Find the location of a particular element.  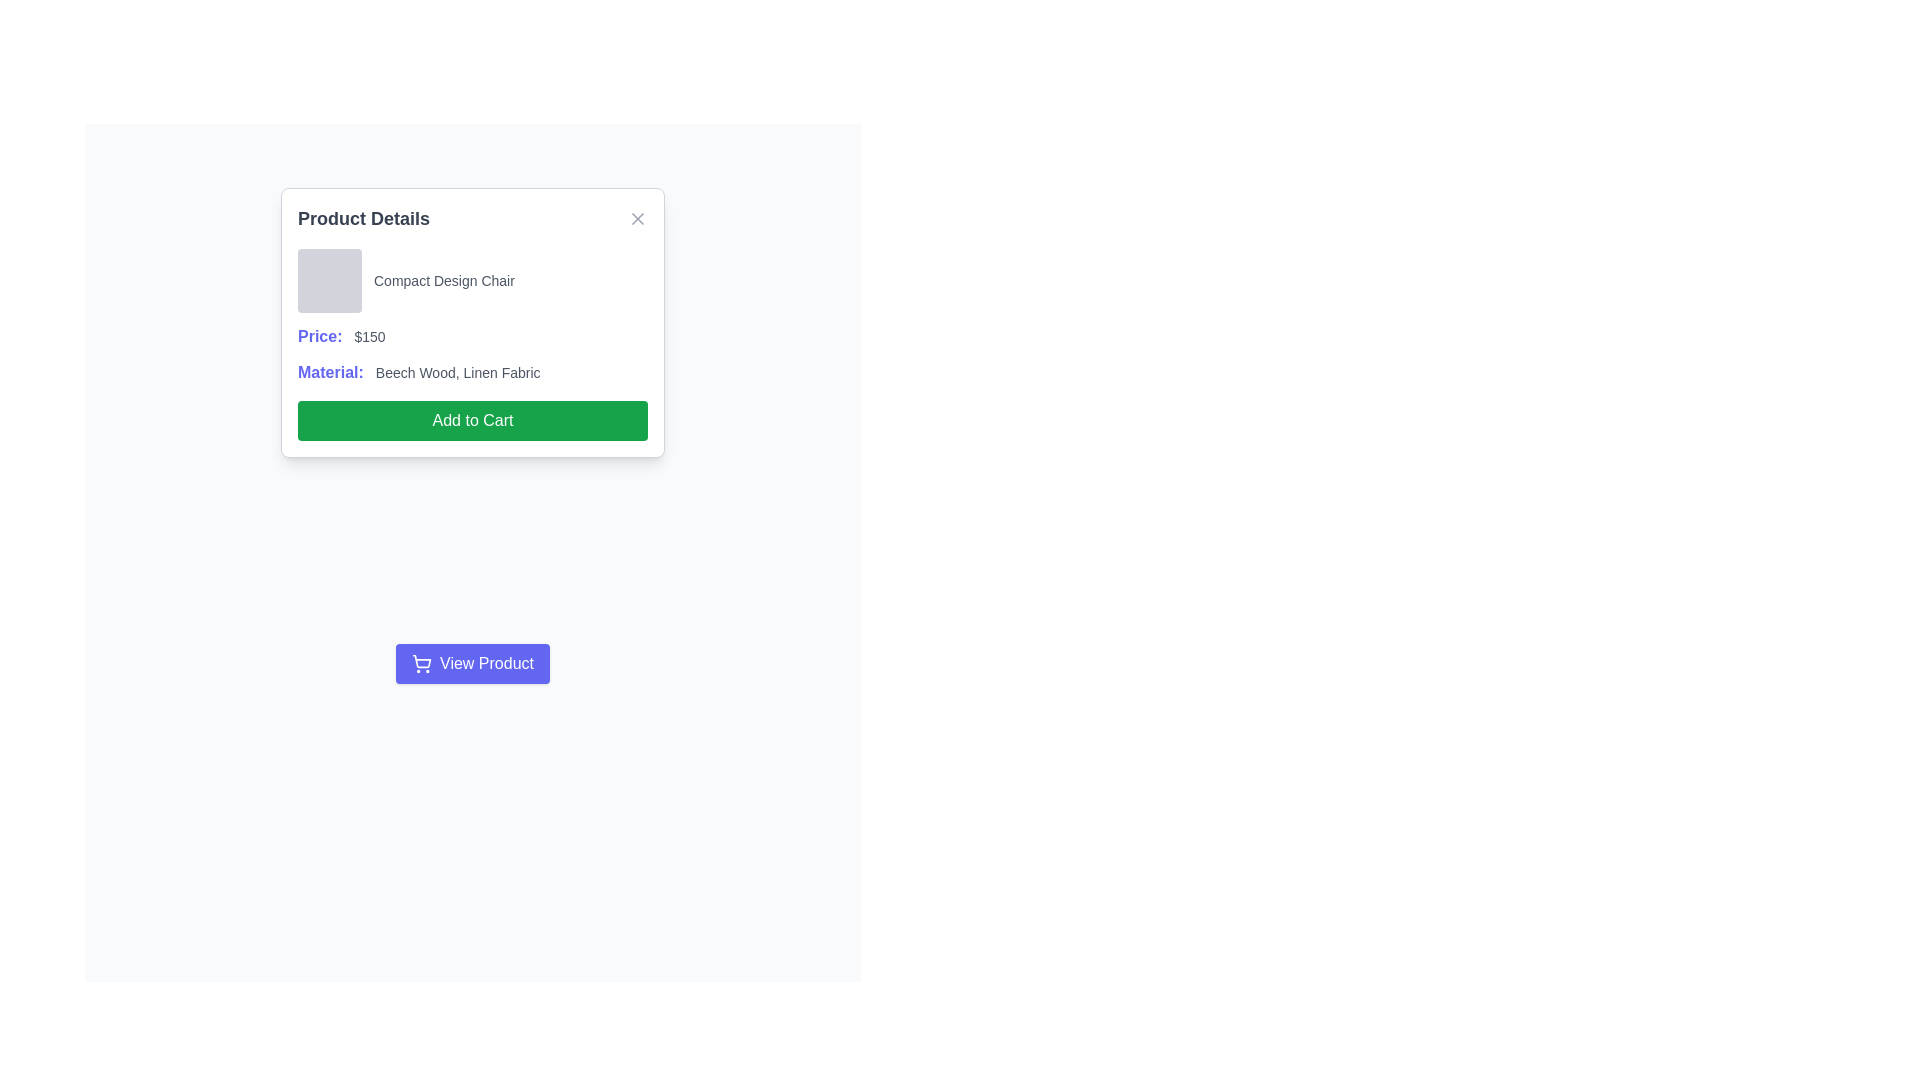

the shopping cart graphic icon within the View Product button, which is the central shape in the SVG icon is located at coordinates (421, 661).